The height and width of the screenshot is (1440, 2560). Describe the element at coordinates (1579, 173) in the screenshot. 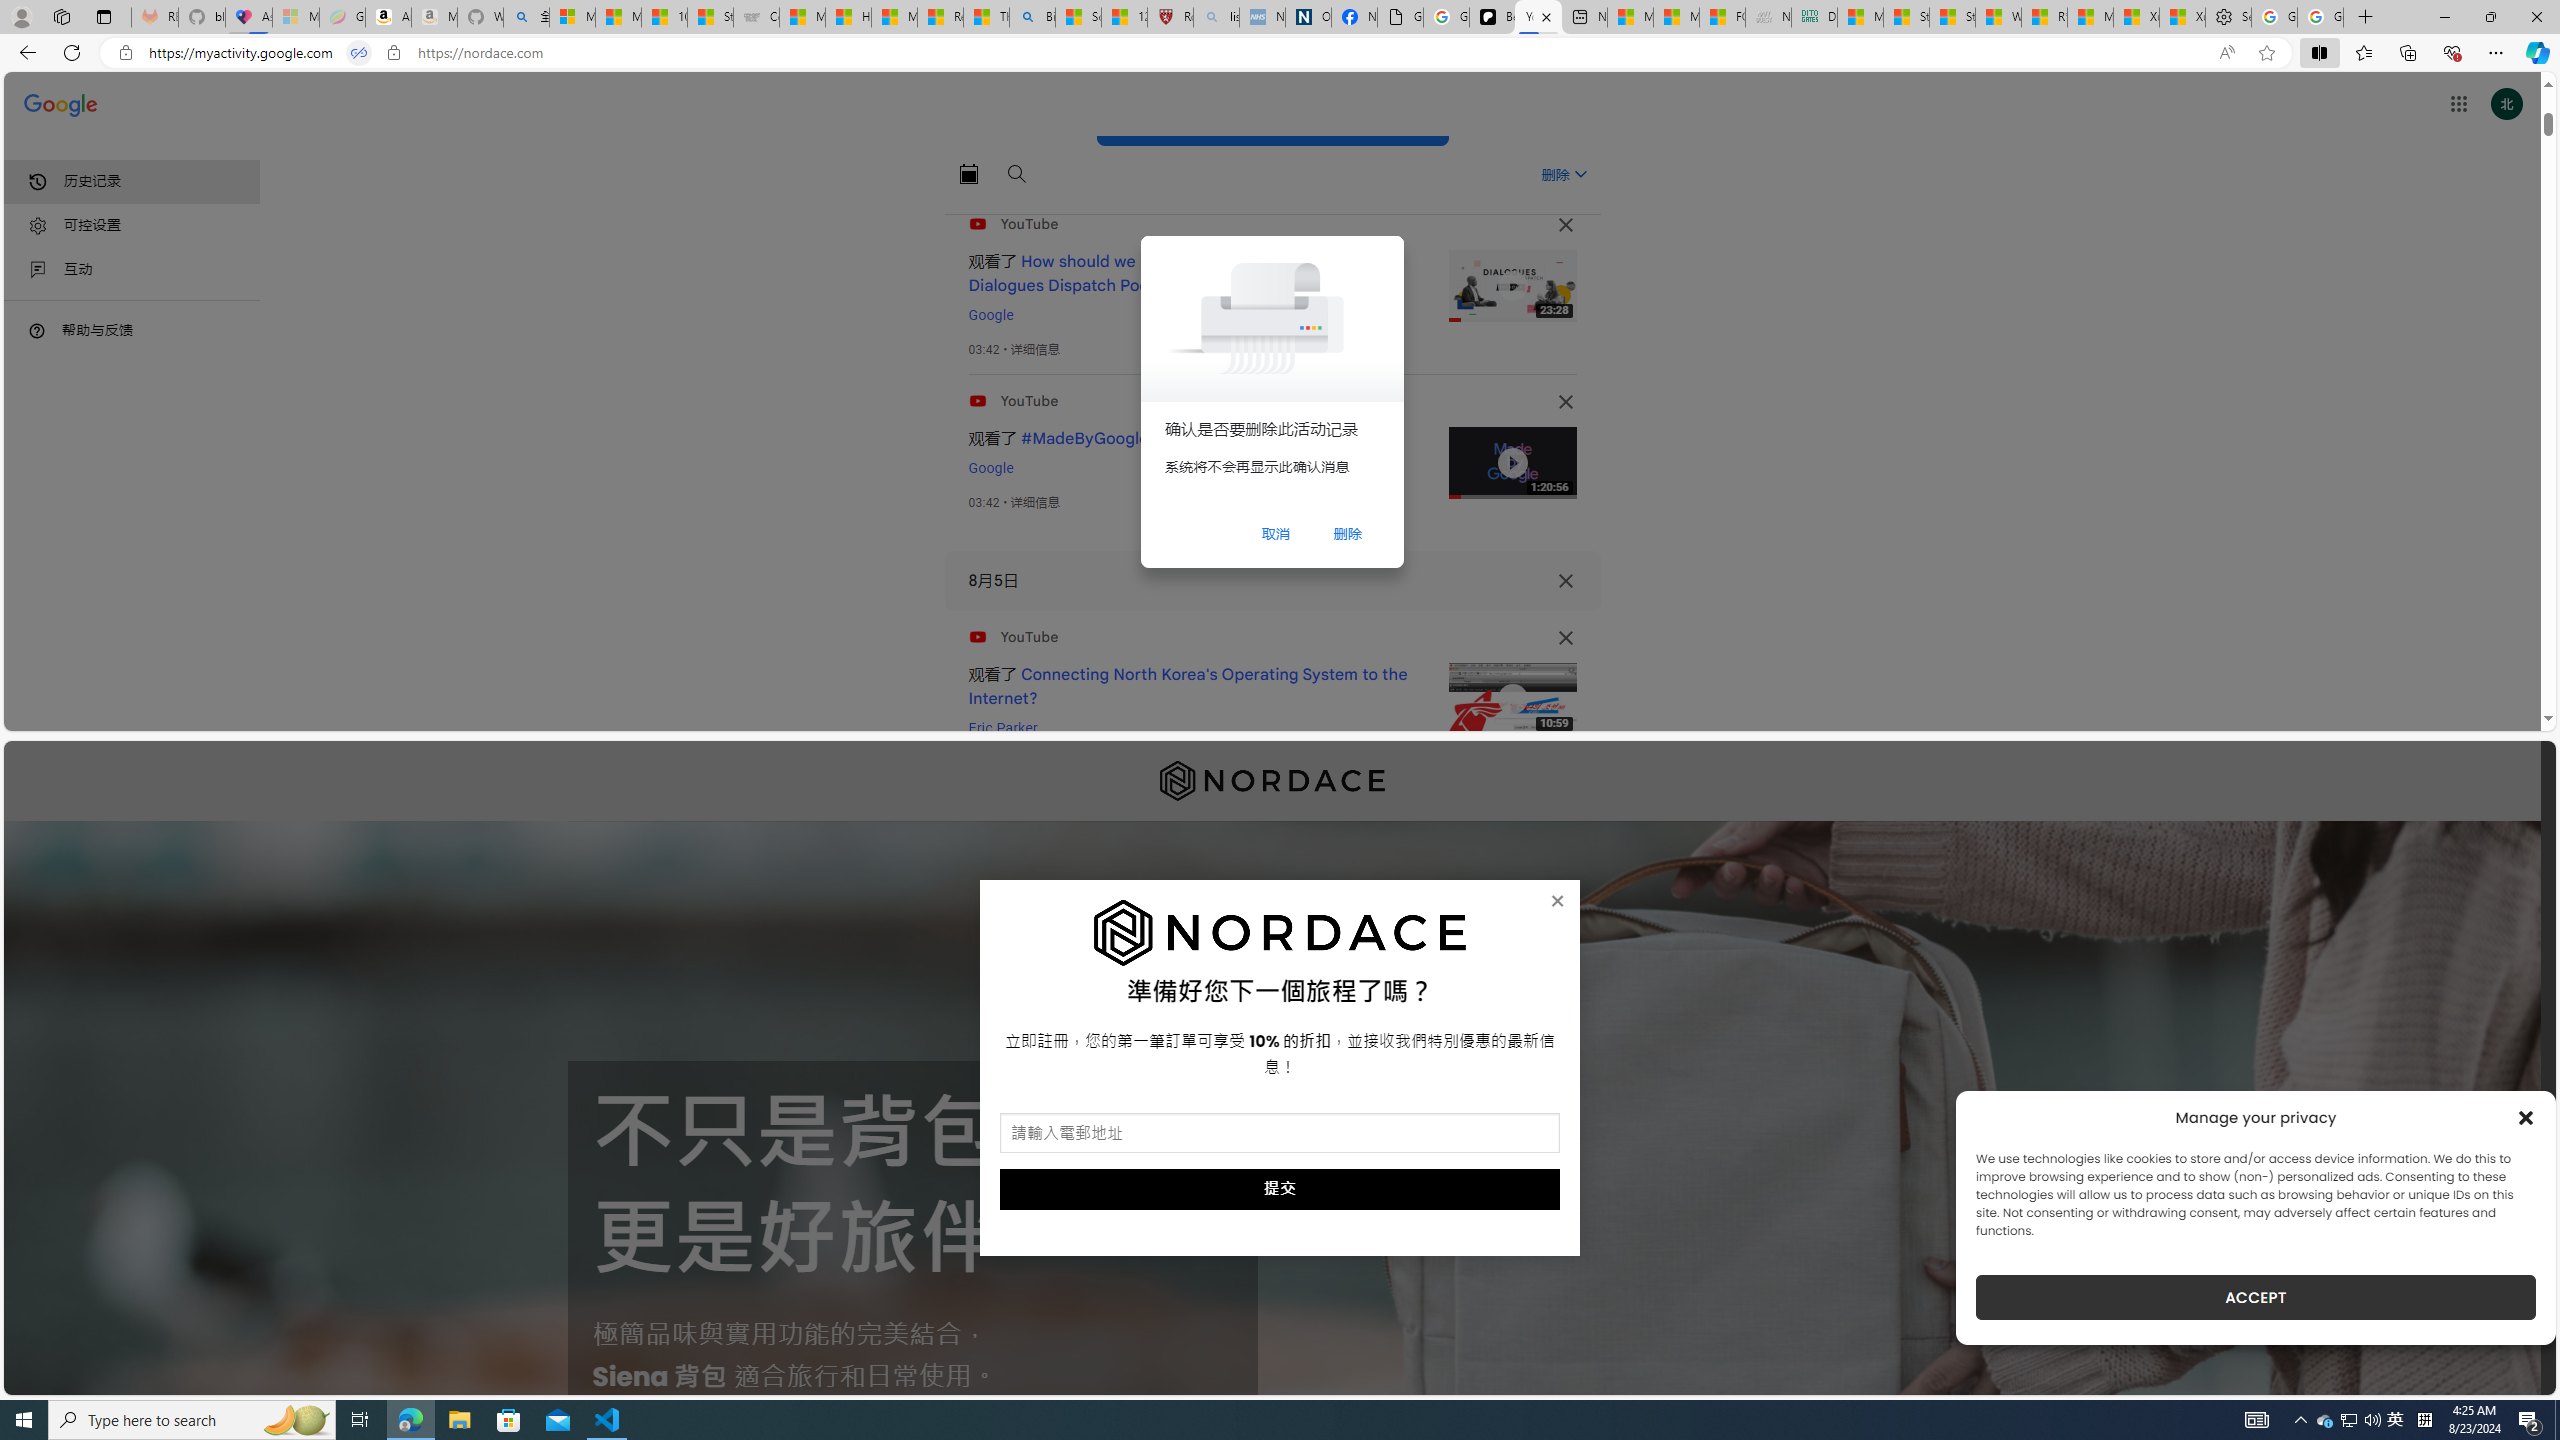

I see `'Class: asE2Ub NMm5M'` at that location.